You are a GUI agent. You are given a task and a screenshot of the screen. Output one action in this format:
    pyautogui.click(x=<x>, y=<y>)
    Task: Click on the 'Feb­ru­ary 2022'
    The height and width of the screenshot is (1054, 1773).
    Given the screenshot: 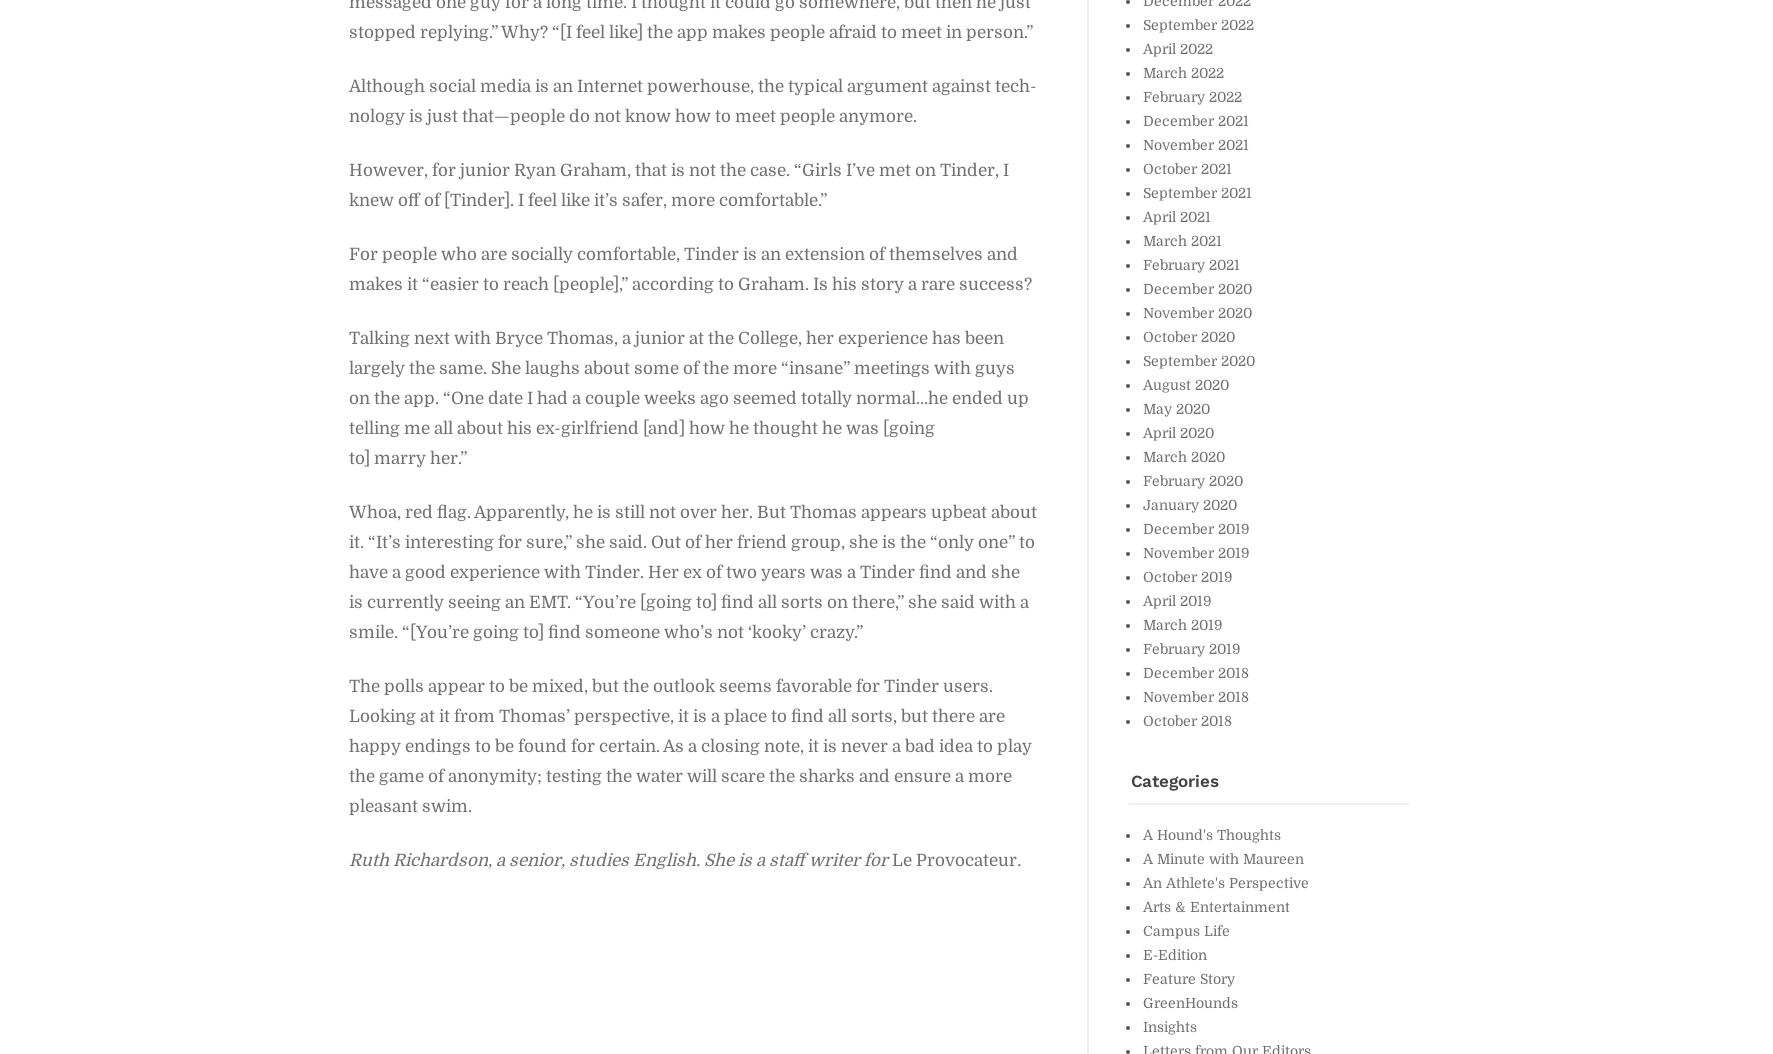 What is the action you would take?
    pyautogui.click(x=1190, y=95)
    